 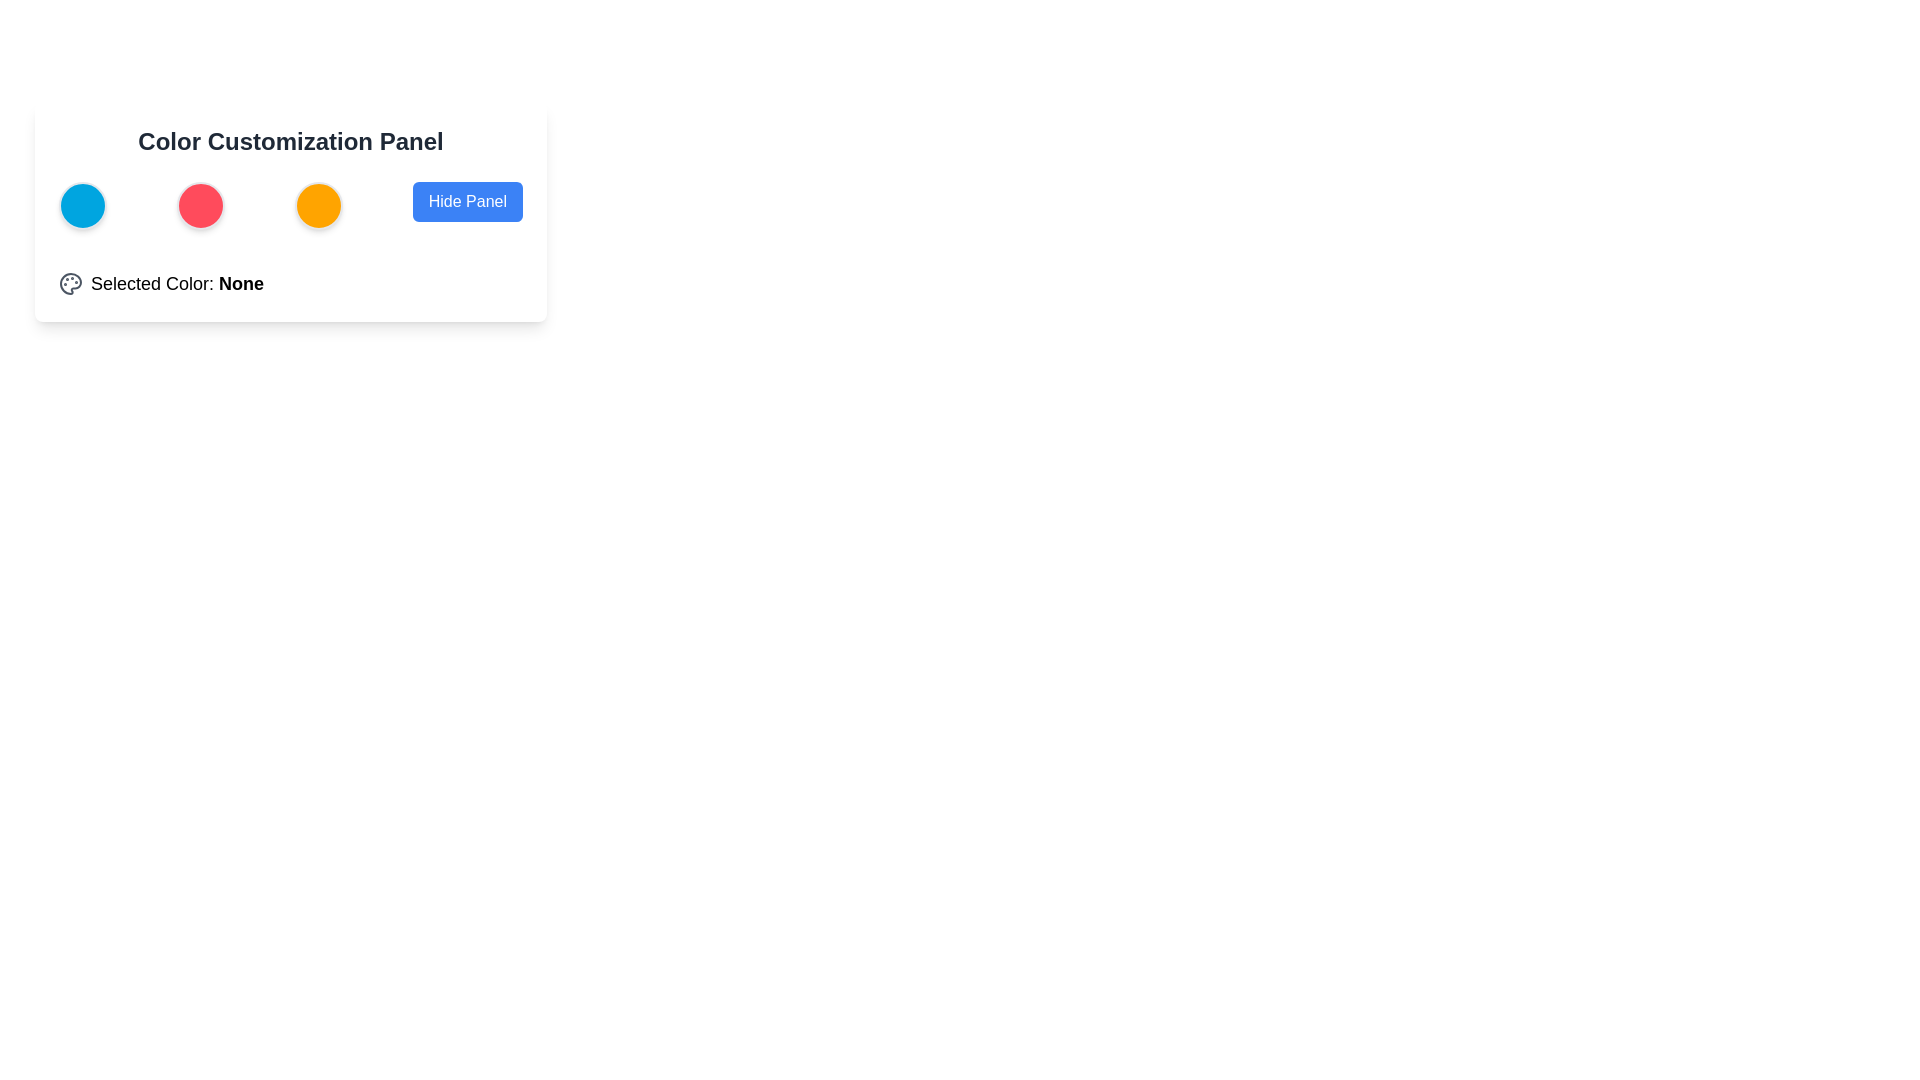 I want to click on the text label that reads 'Selected Color: None', so click(x=177, y=284).